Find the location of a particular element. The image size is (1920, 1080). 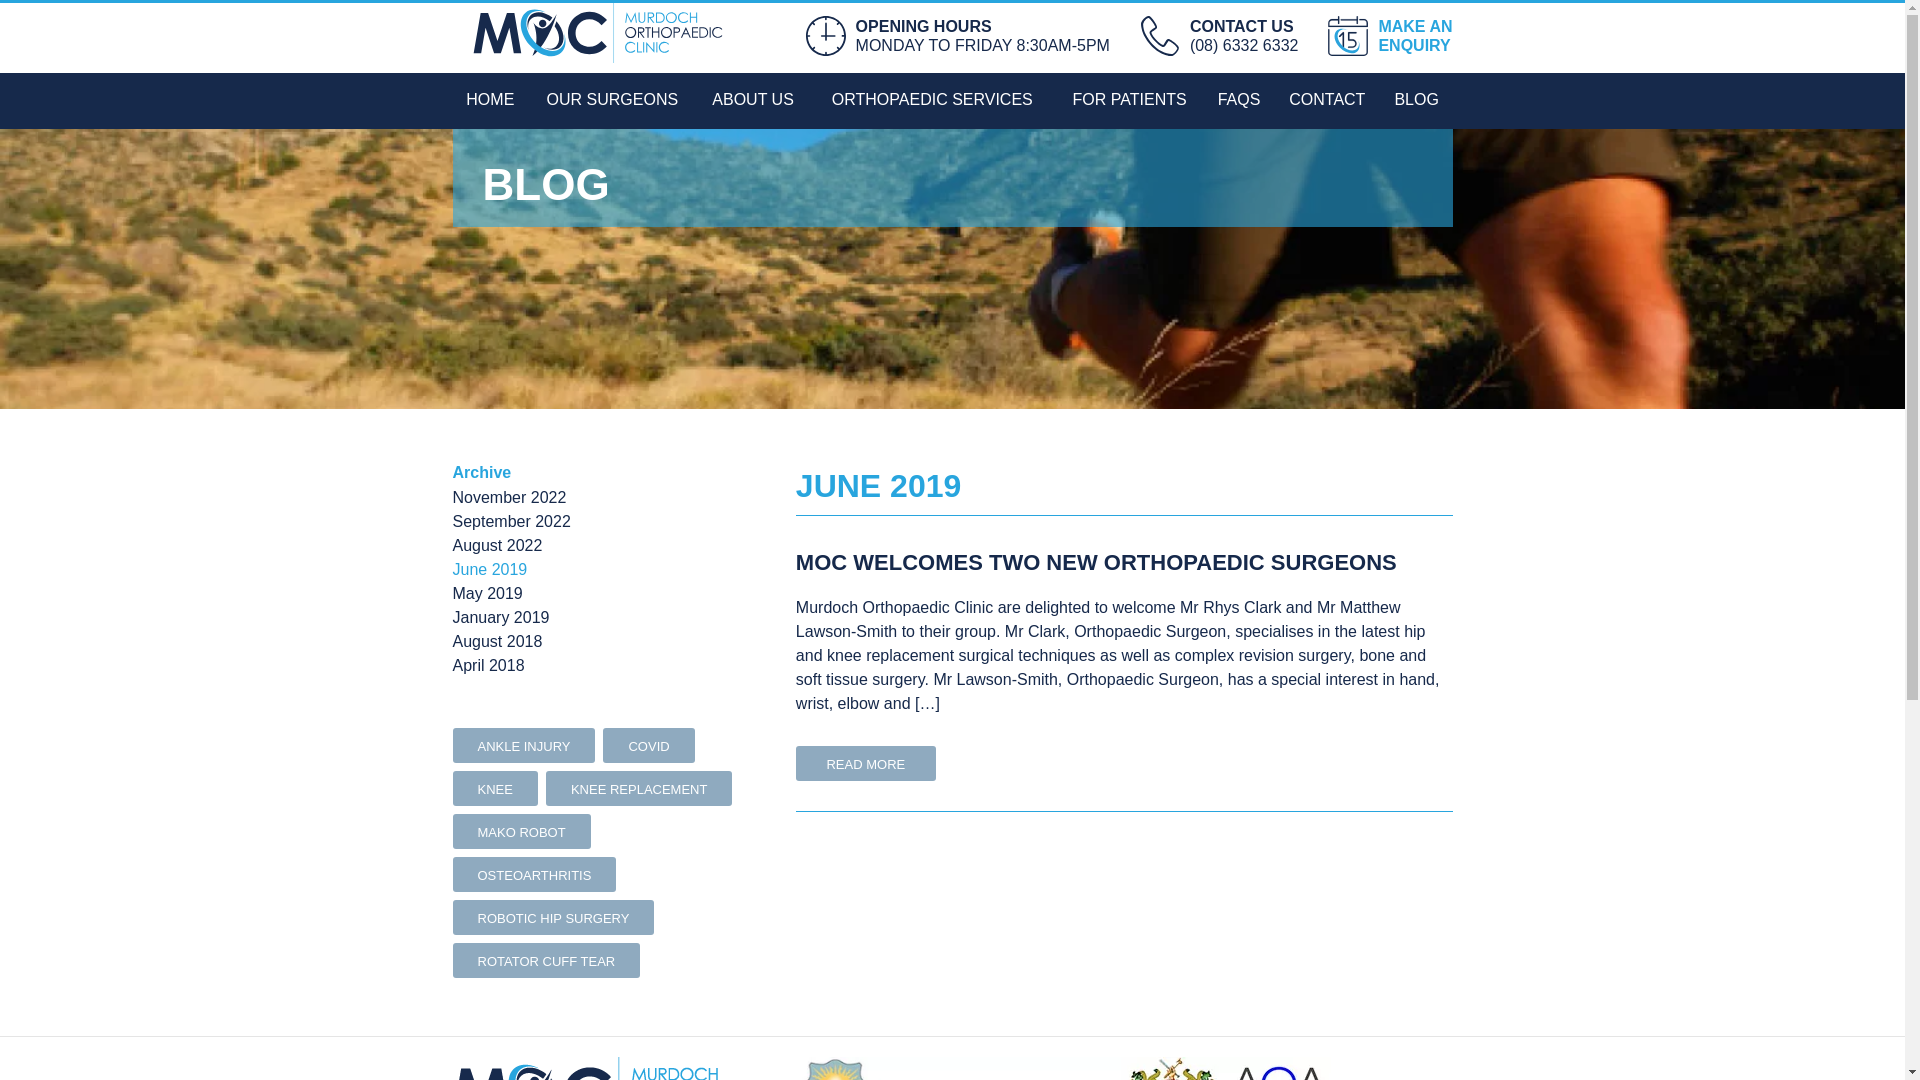

'KNEE REPLACEMENT' is located at coordinates (546, 787).